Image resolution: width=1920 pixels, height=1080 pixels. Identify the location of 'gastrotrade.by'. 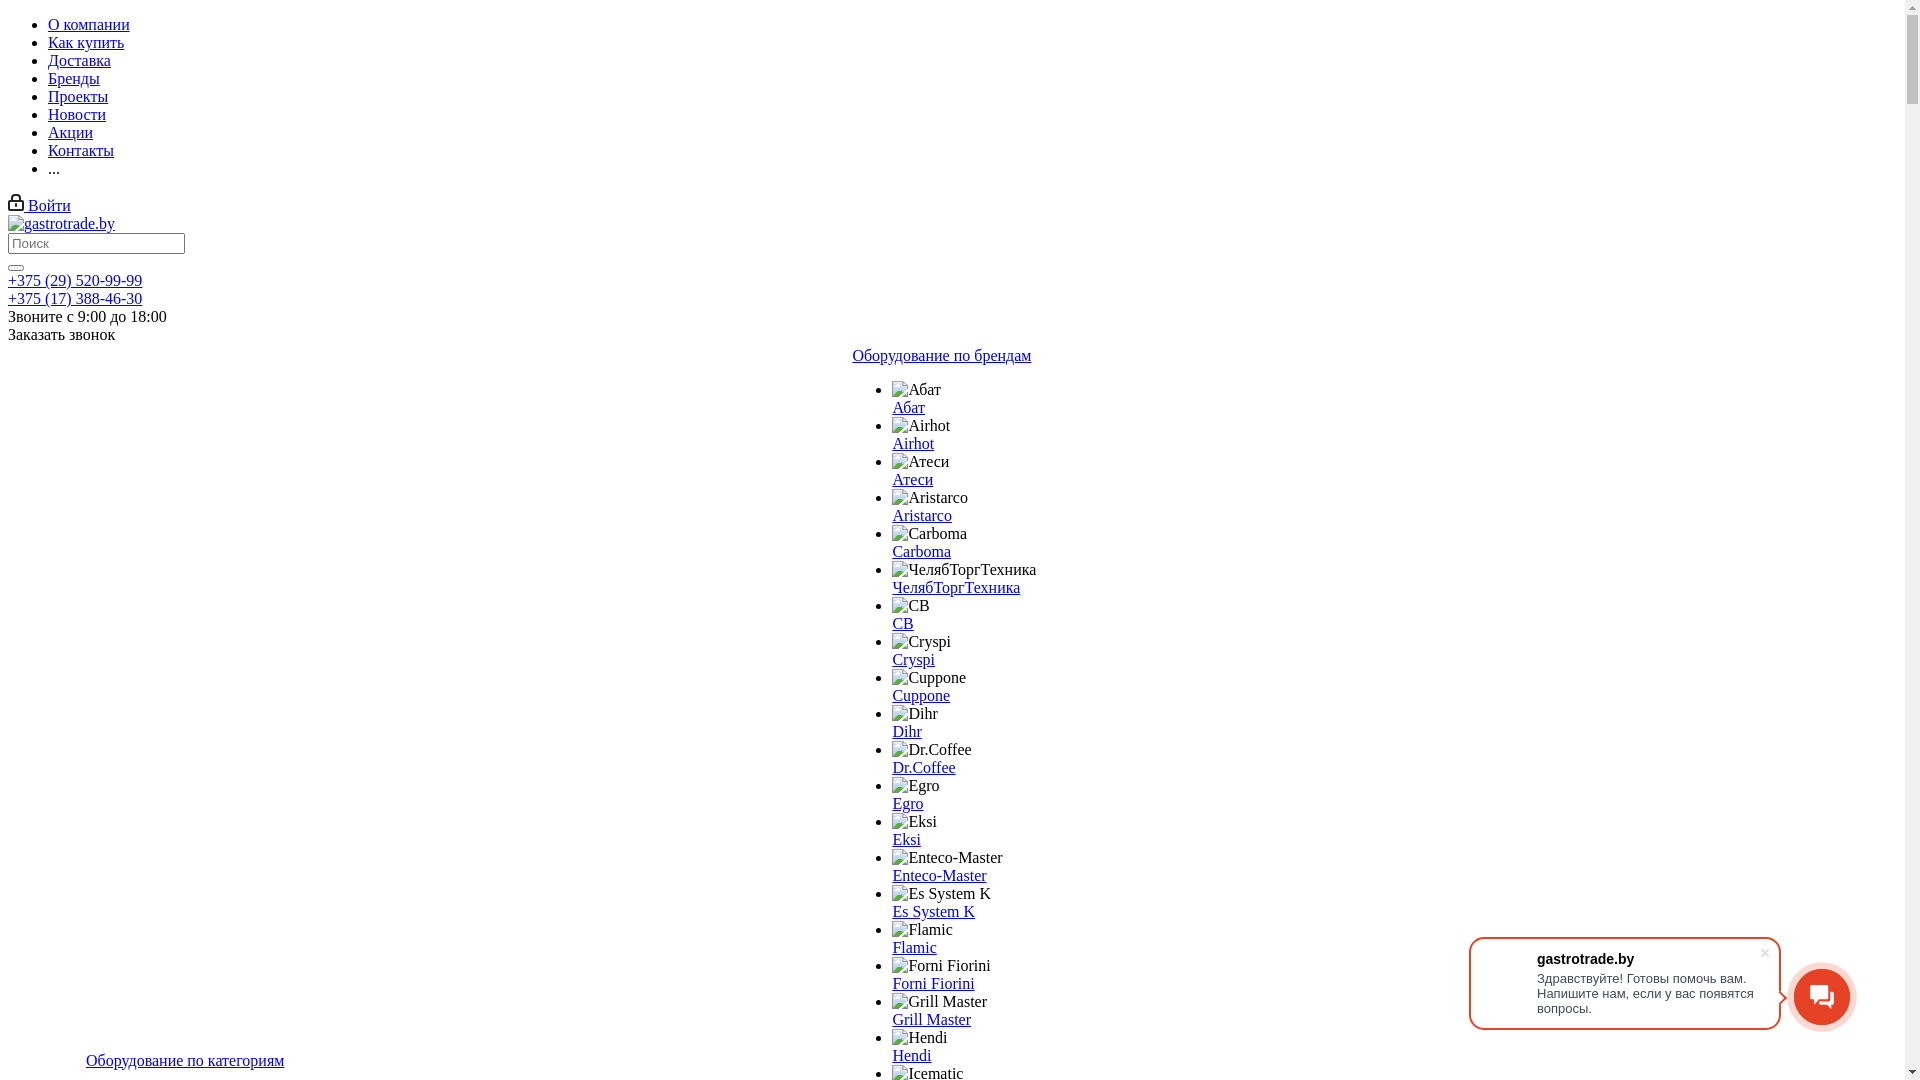
(61, 223).